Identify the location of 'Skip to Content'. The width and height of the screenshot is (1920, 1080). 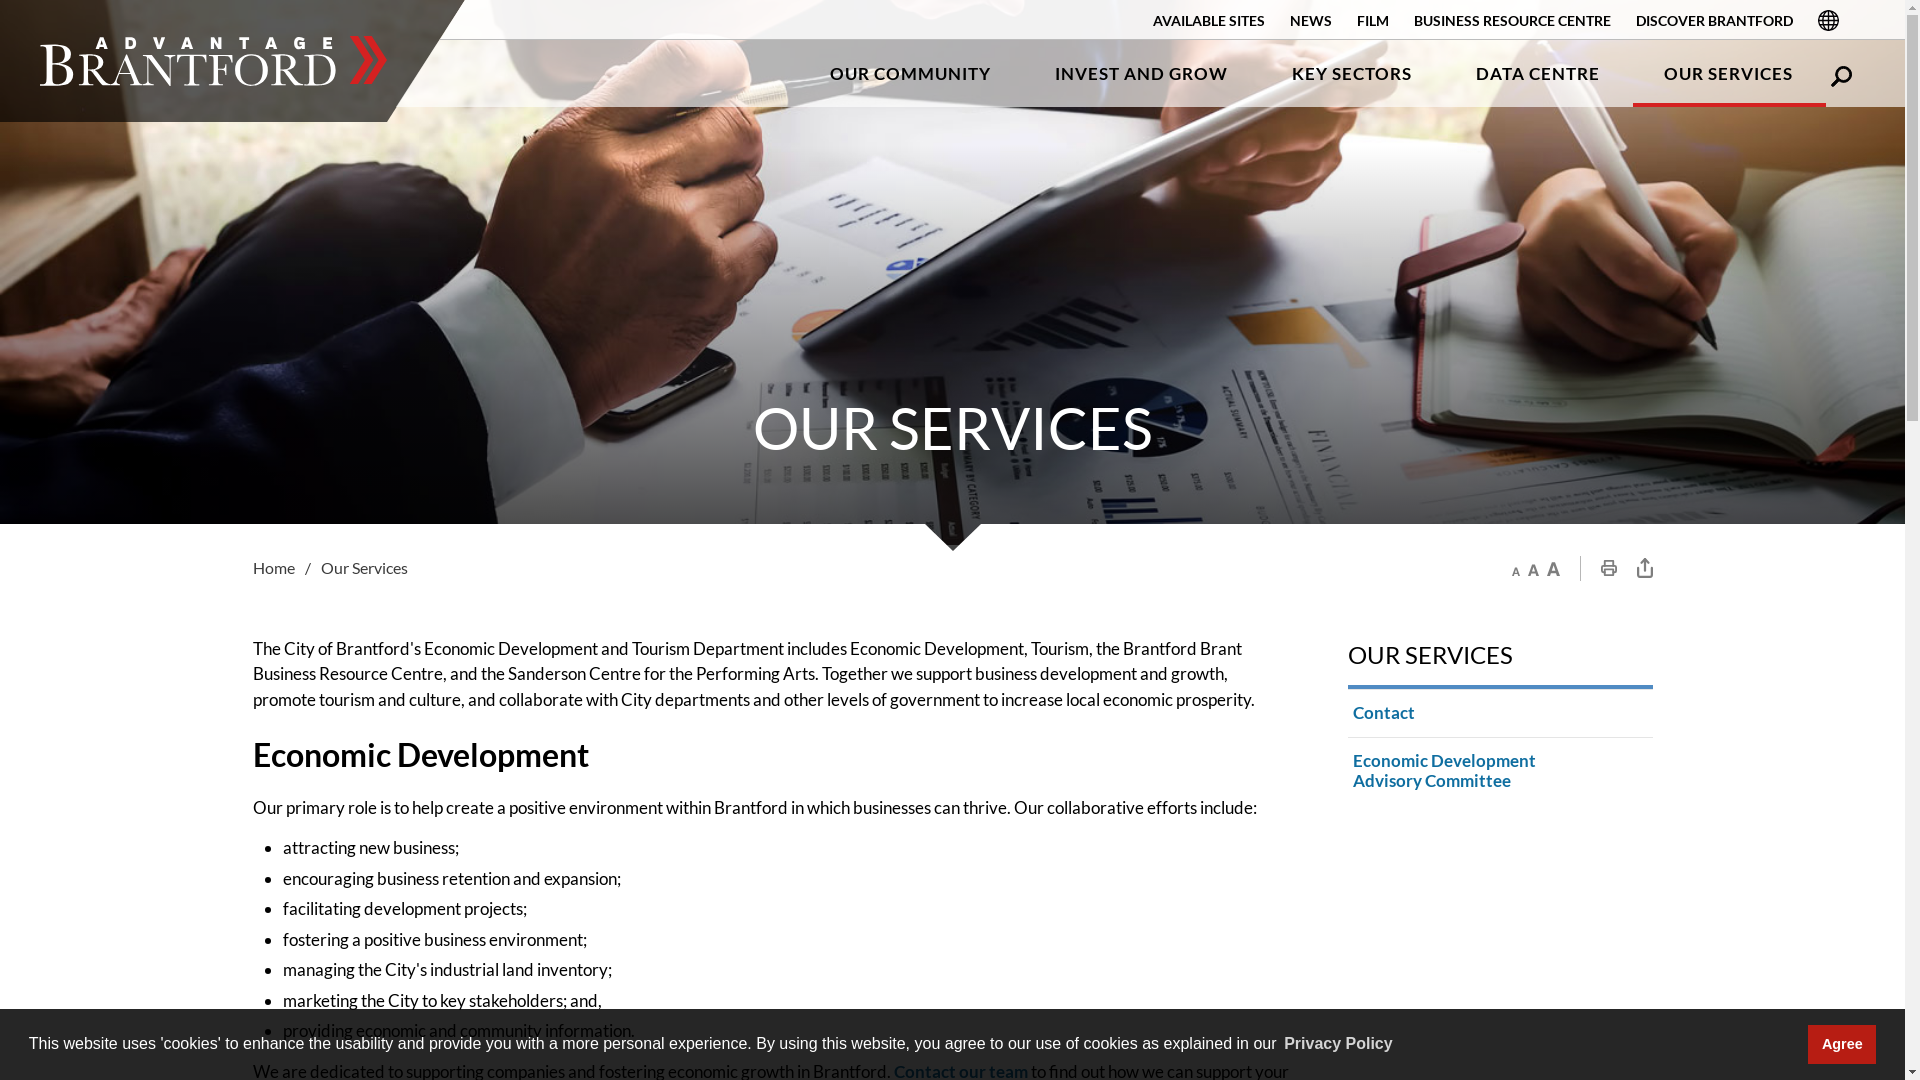
(0, 0).